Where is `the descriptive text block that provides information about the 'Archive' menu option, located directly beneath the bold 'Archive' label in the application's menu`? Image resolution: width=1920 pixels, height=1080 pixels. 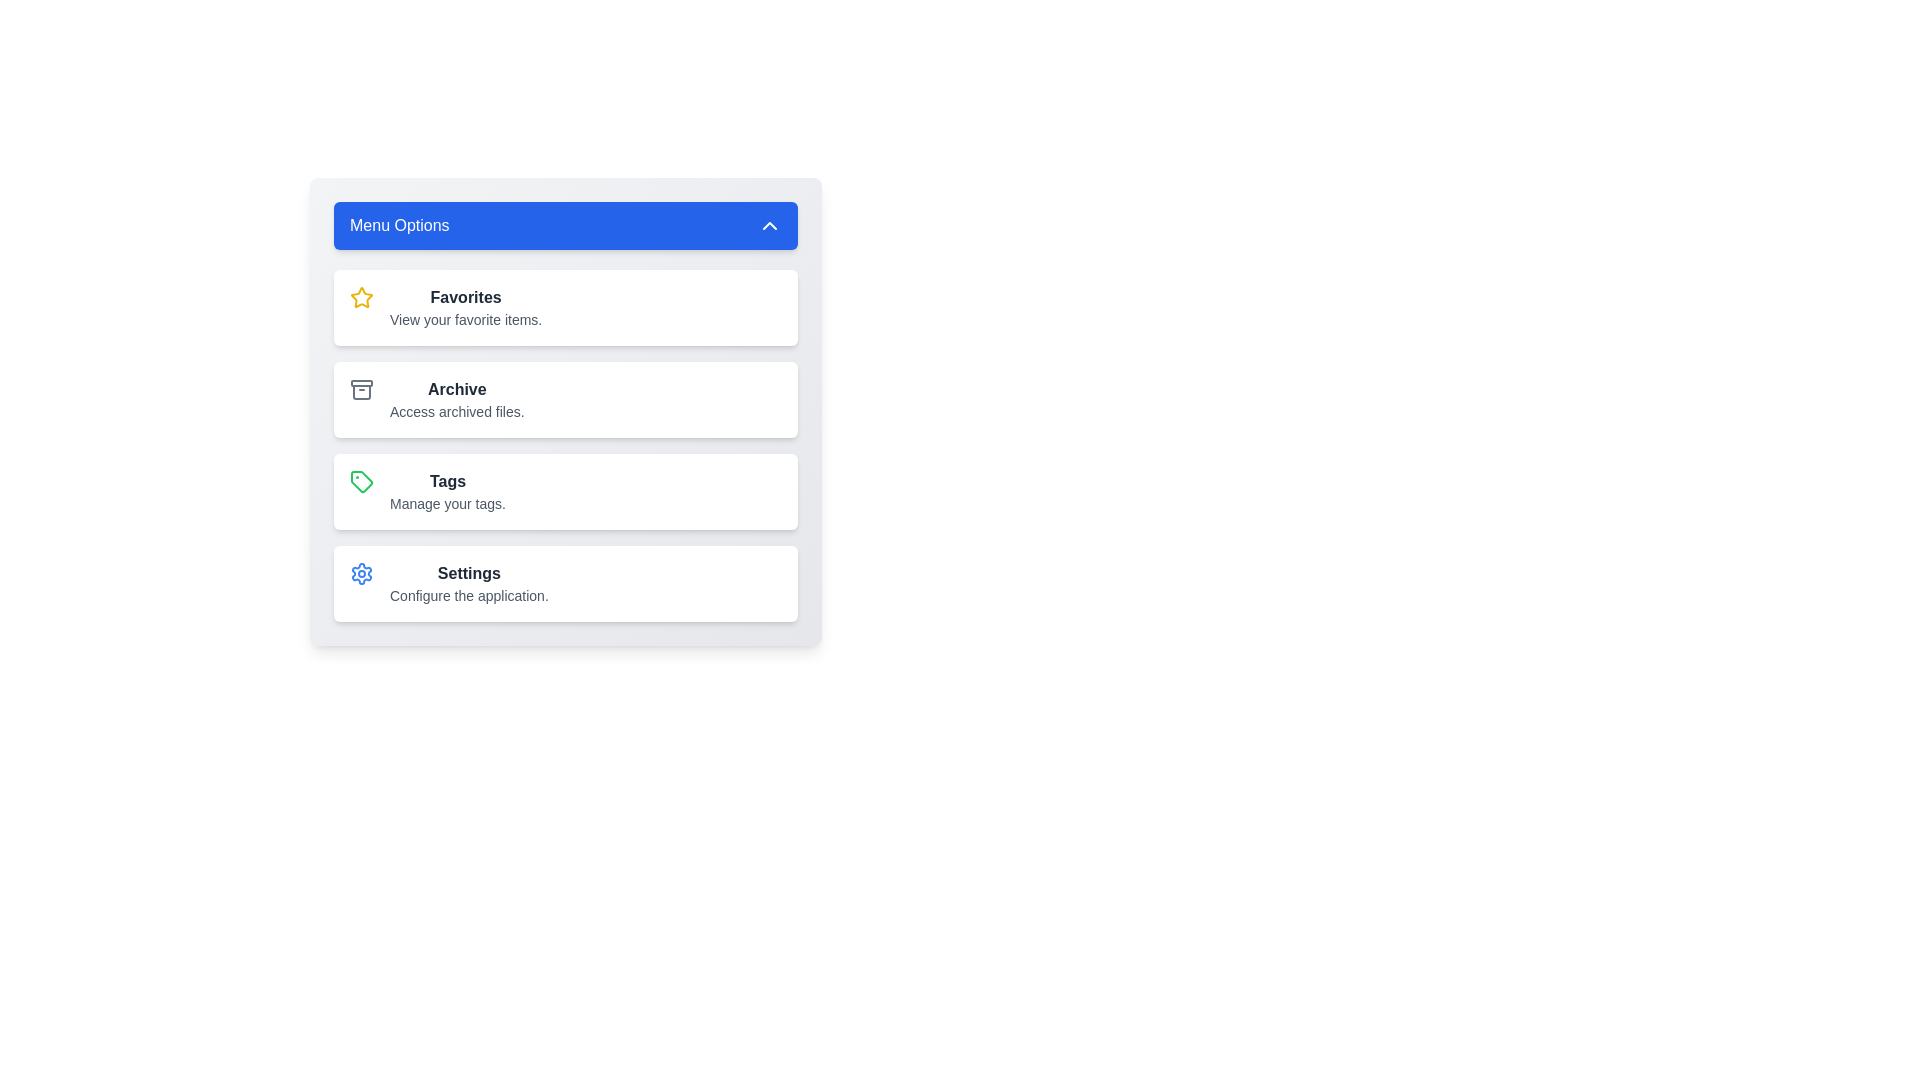
the descriptive text block that provides information about the 'Archive' menu option, located directly beneath the bold 'Archive' label in the application's menu is located at coordinates (456, 411).